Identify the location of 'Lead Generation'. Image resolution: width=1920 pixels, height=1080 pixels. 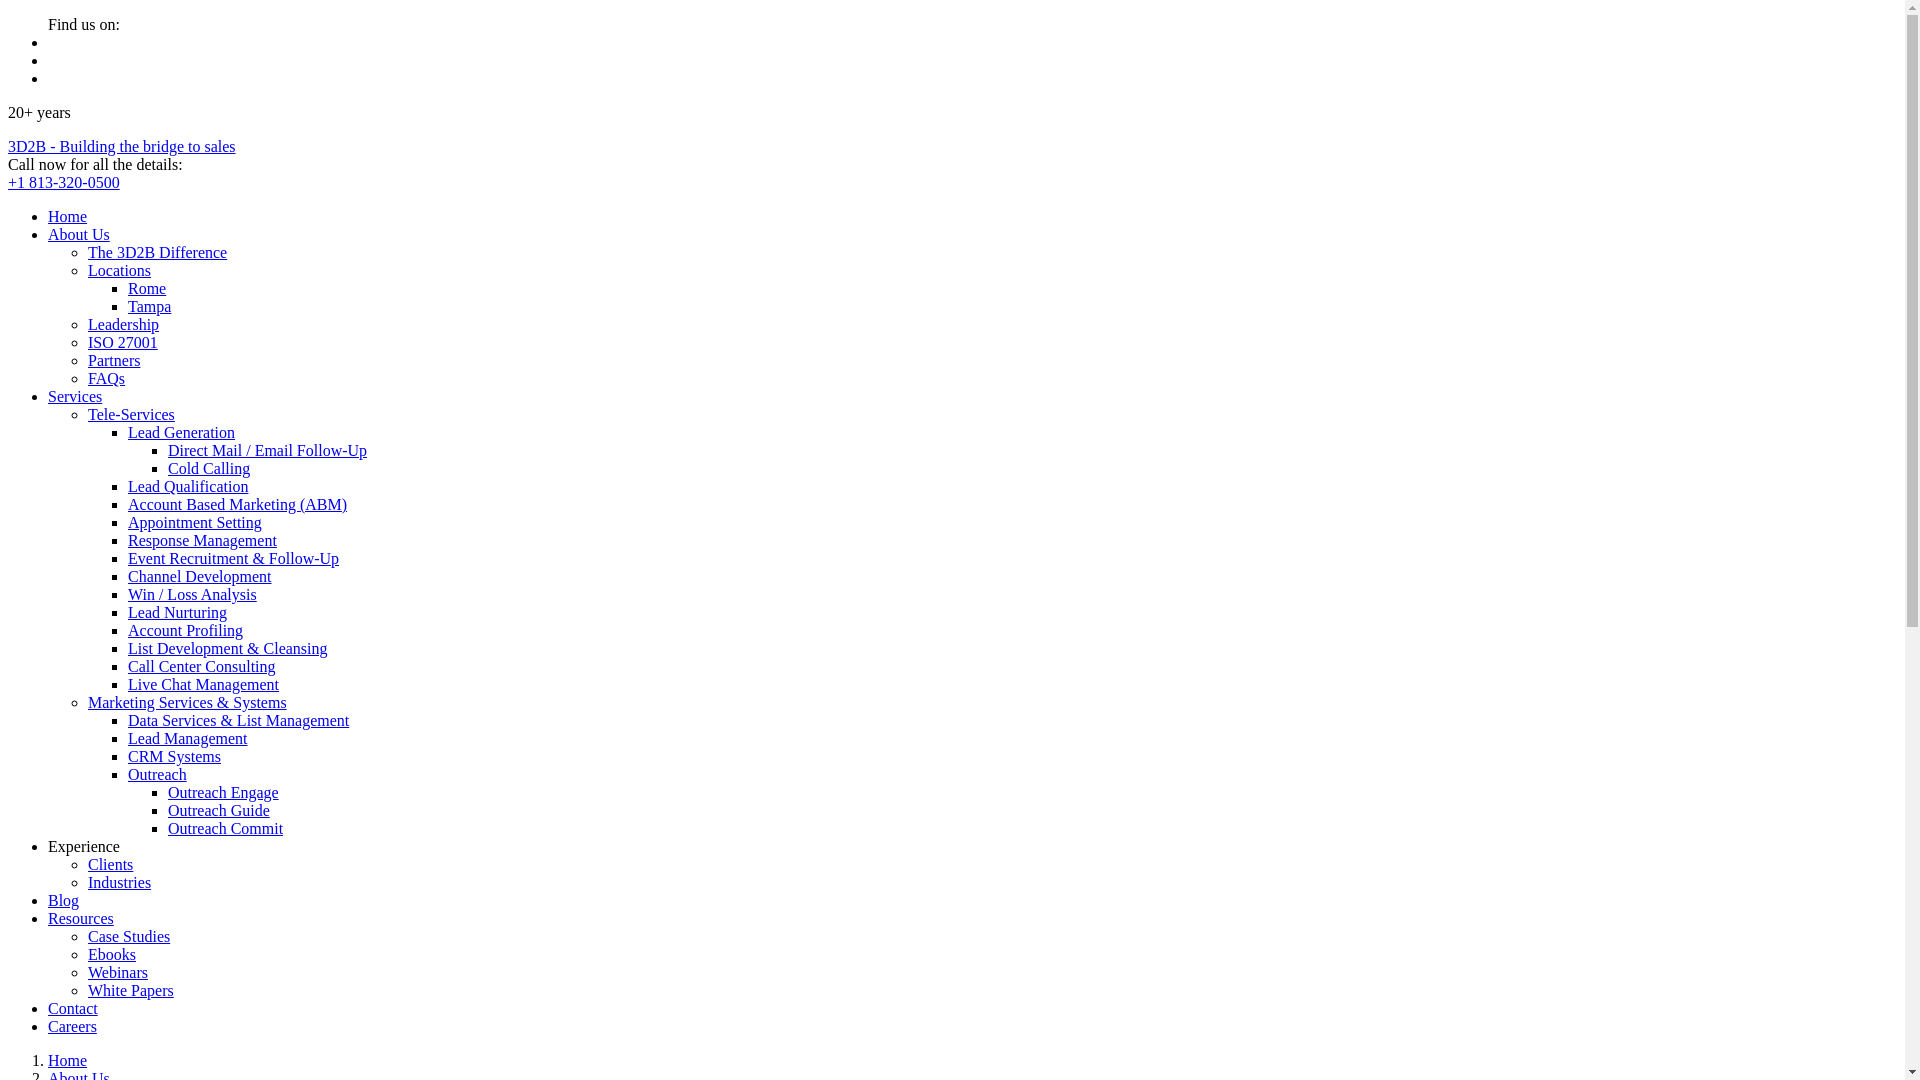
(127, 431).